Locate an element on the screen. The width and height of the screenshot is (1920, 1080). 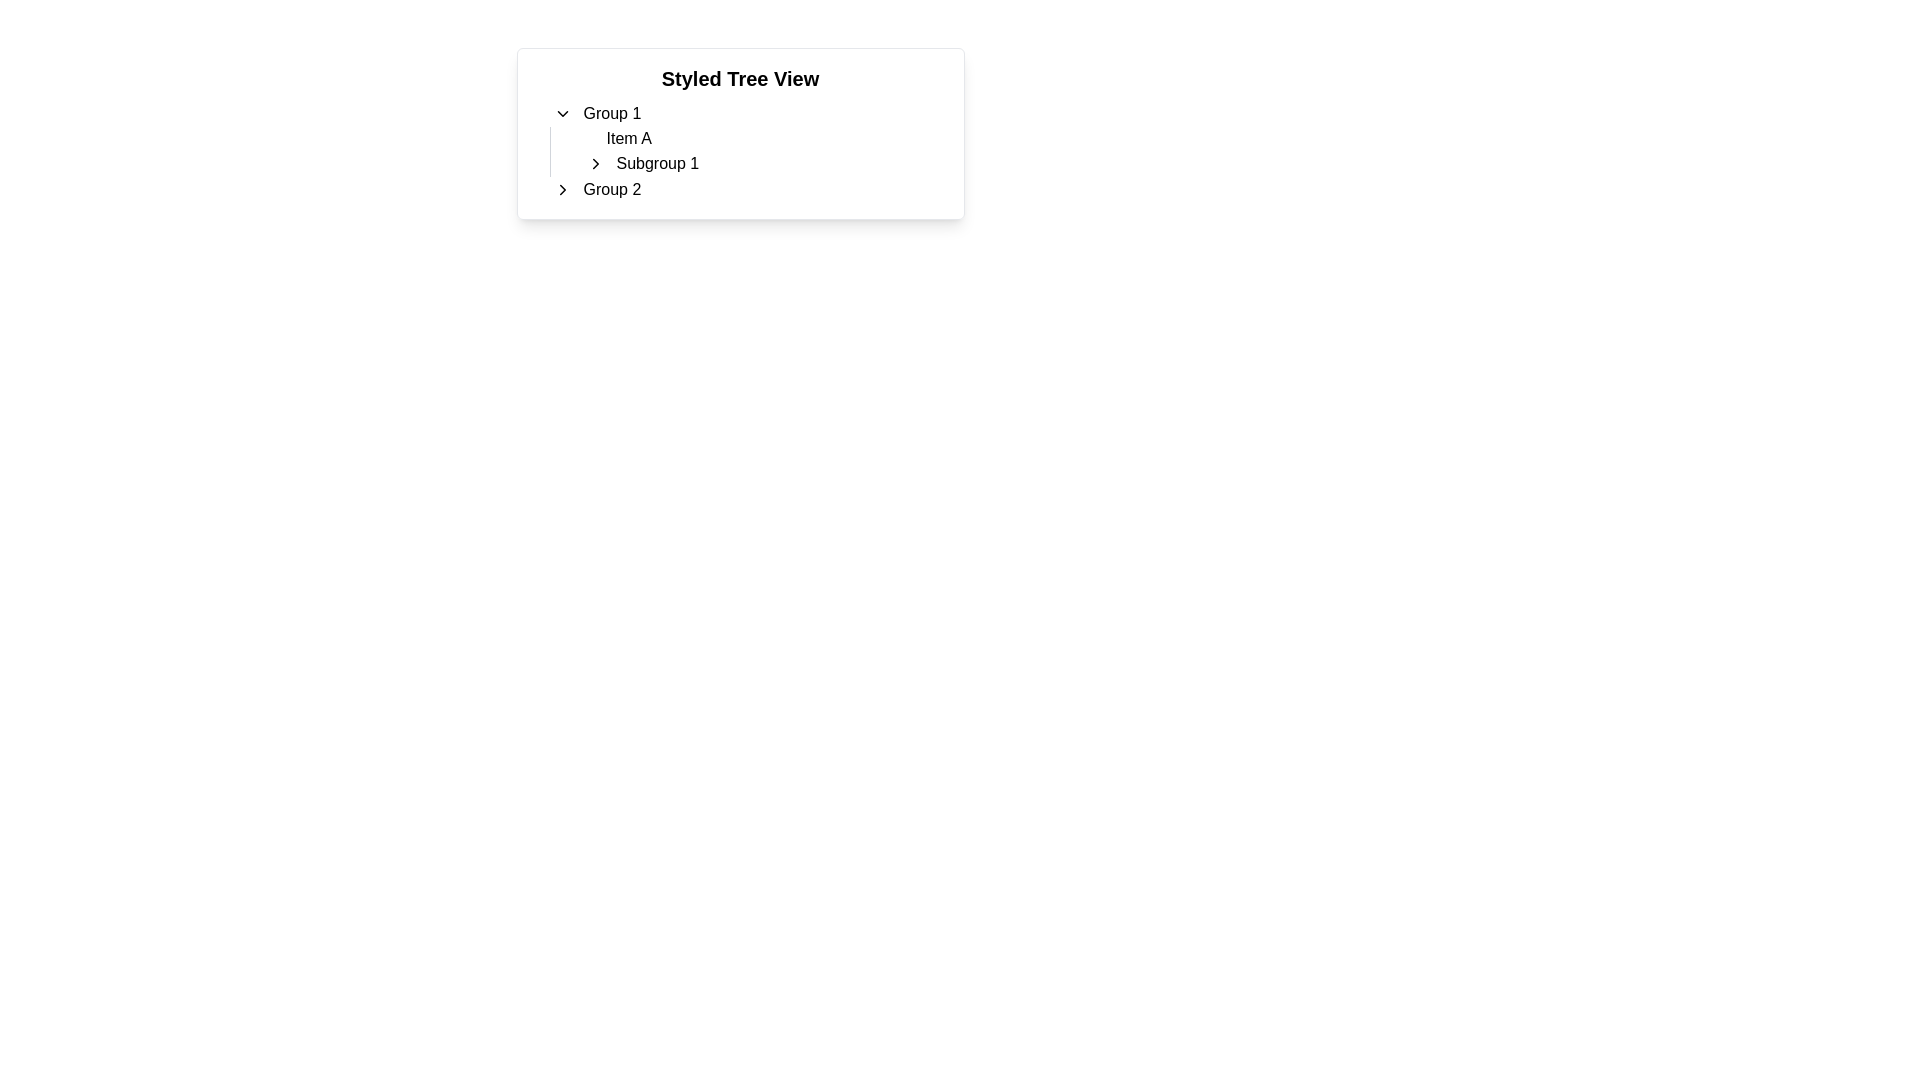
the 'Group 1' text label within the collapsible tree structure is located at coordinates (611, 114).